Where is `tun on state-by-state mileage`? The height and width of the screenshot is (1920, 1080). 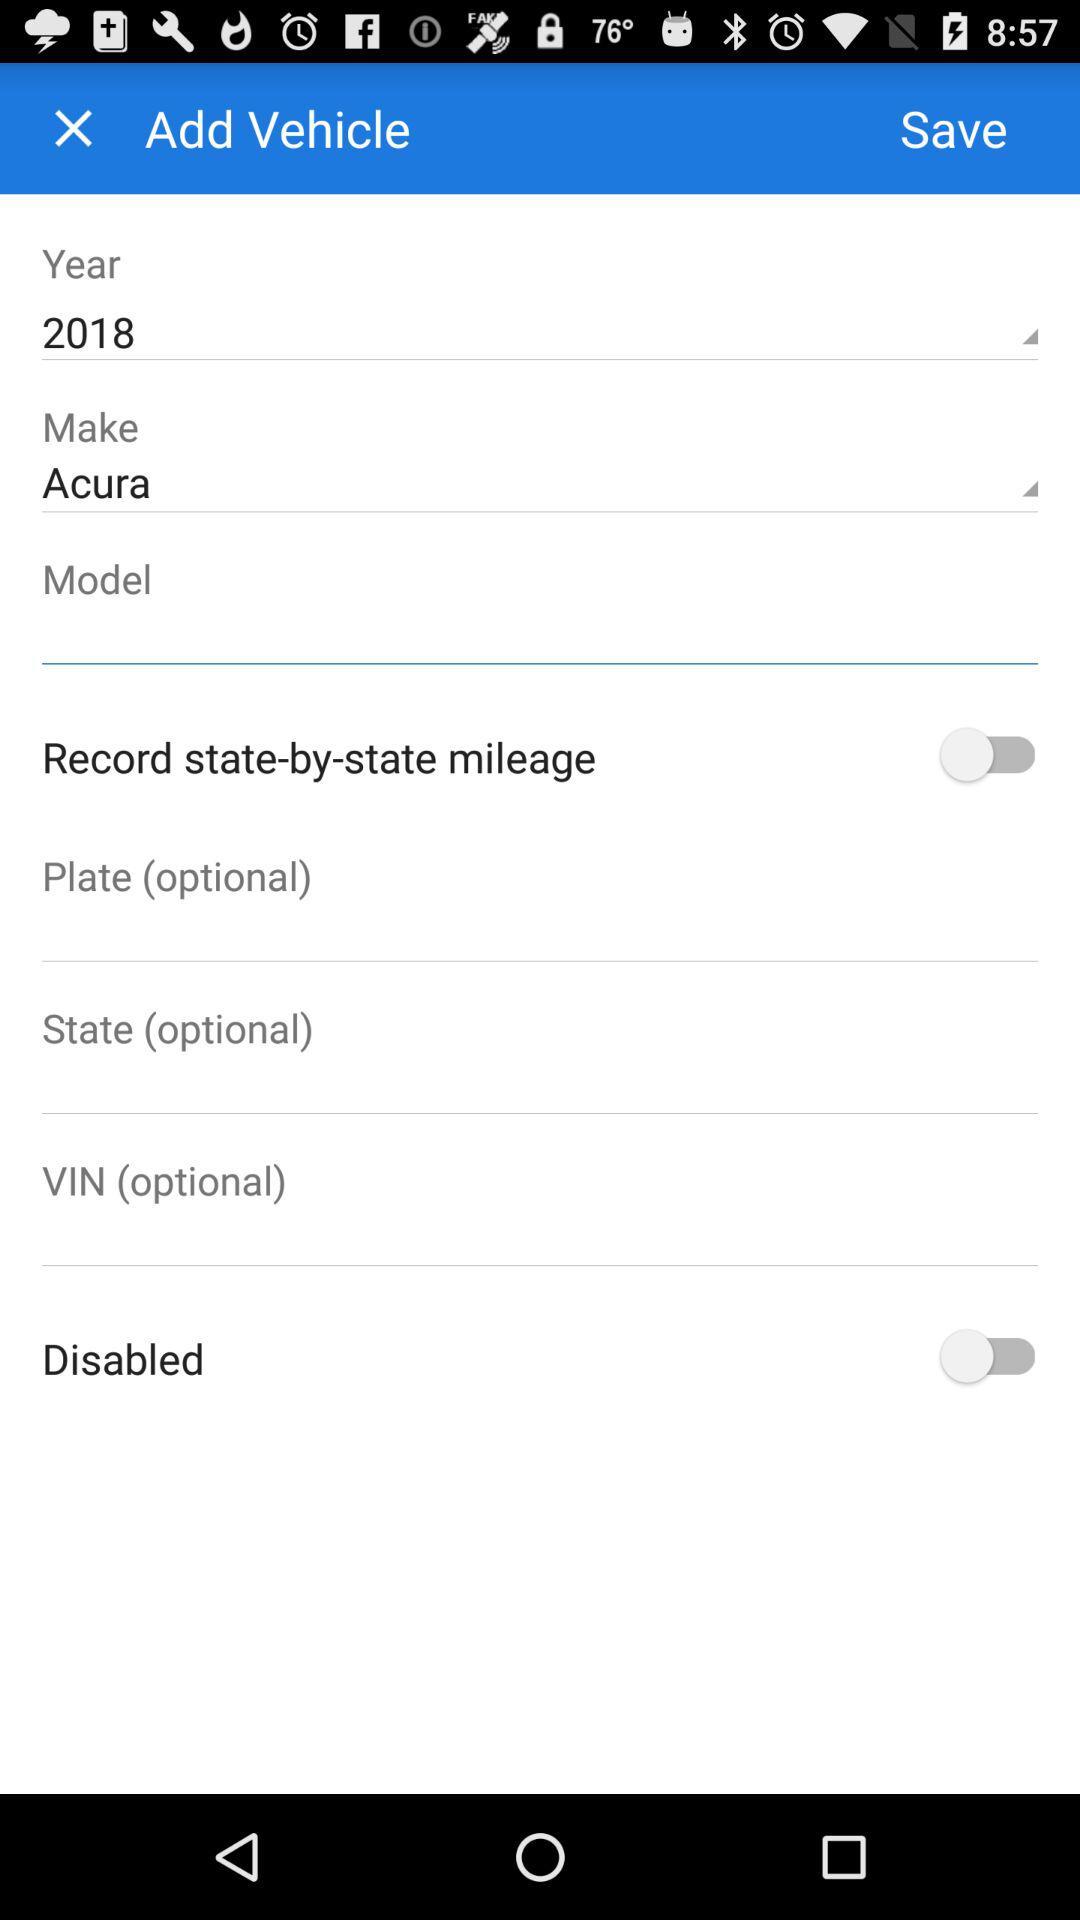 tun on state-by-state mileage is located at coordinates (984, 755).